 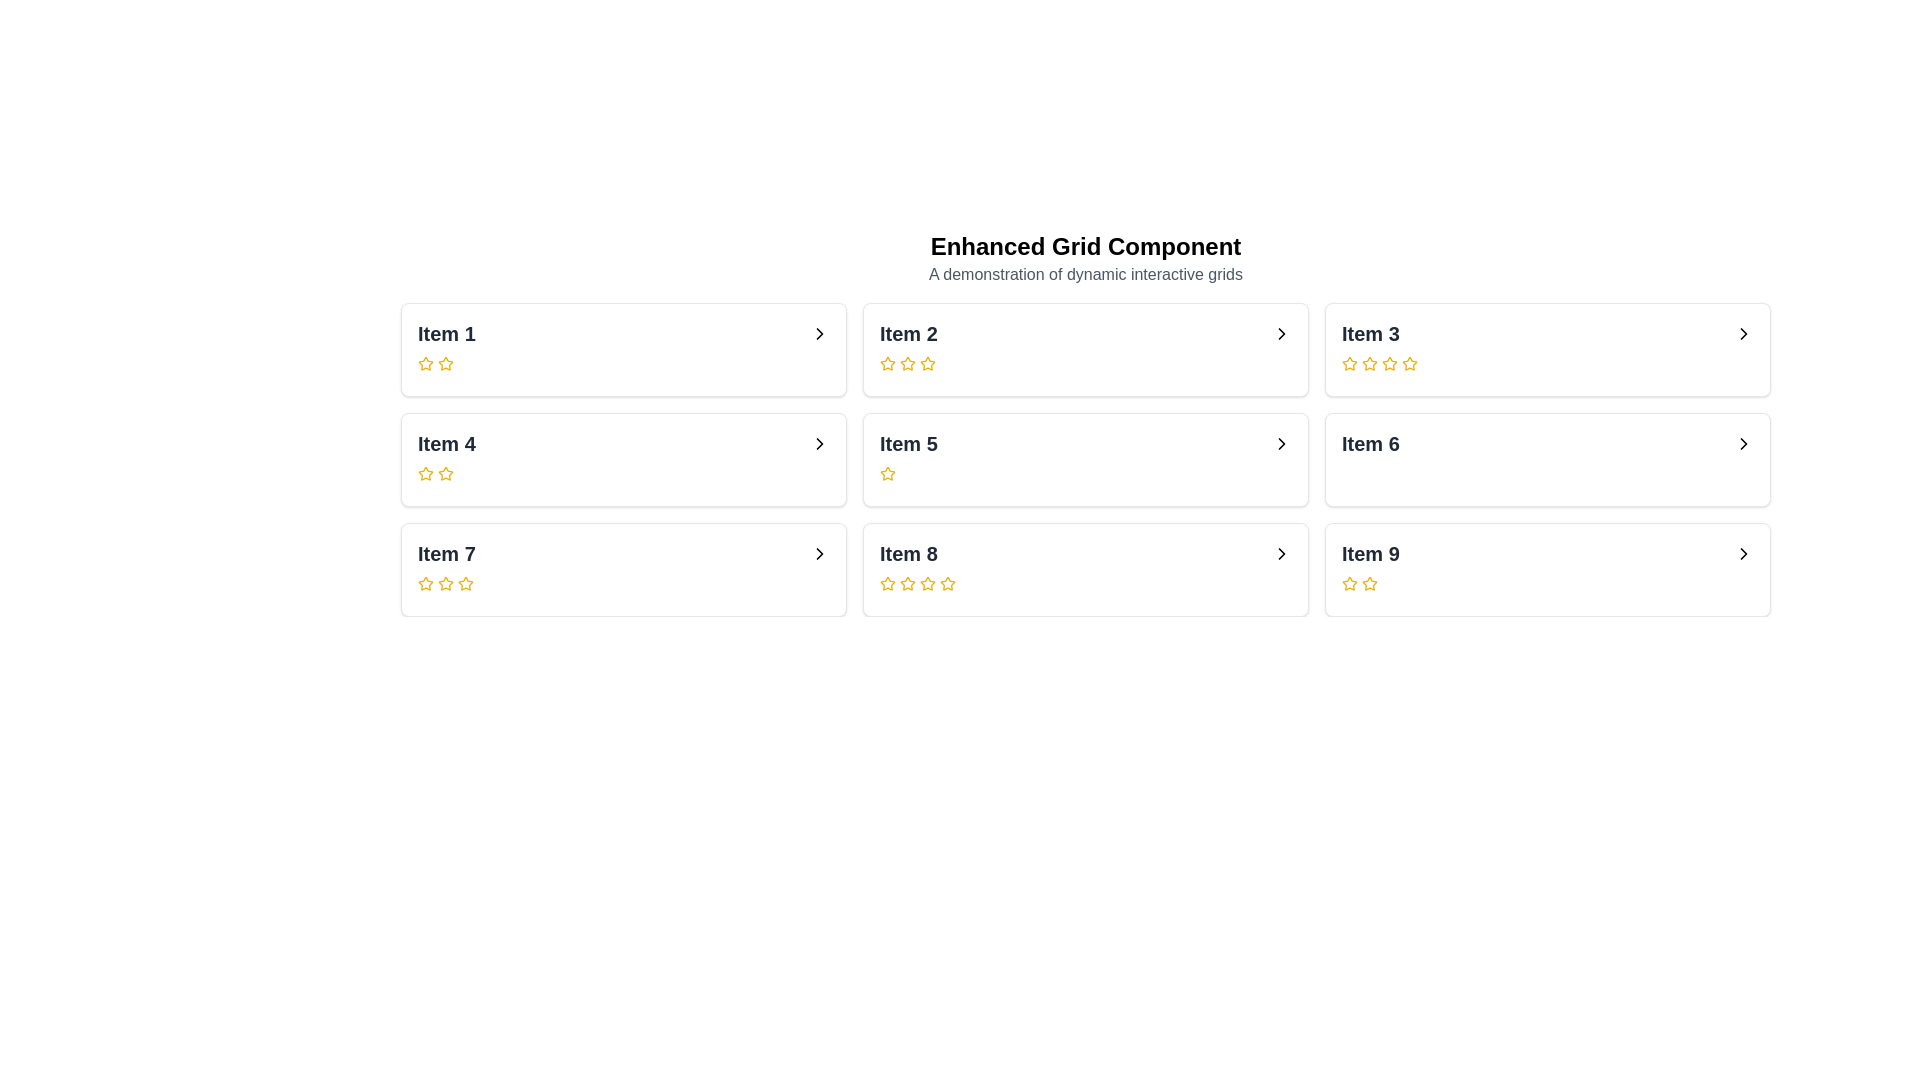 What do you see at coordinates (1084, 363) in the screenshot?
I see `the Rating stars component, which consists of five yellow star icons located within the card labeled 'Item 2' below the card title` at bounding box center [1084, 363].